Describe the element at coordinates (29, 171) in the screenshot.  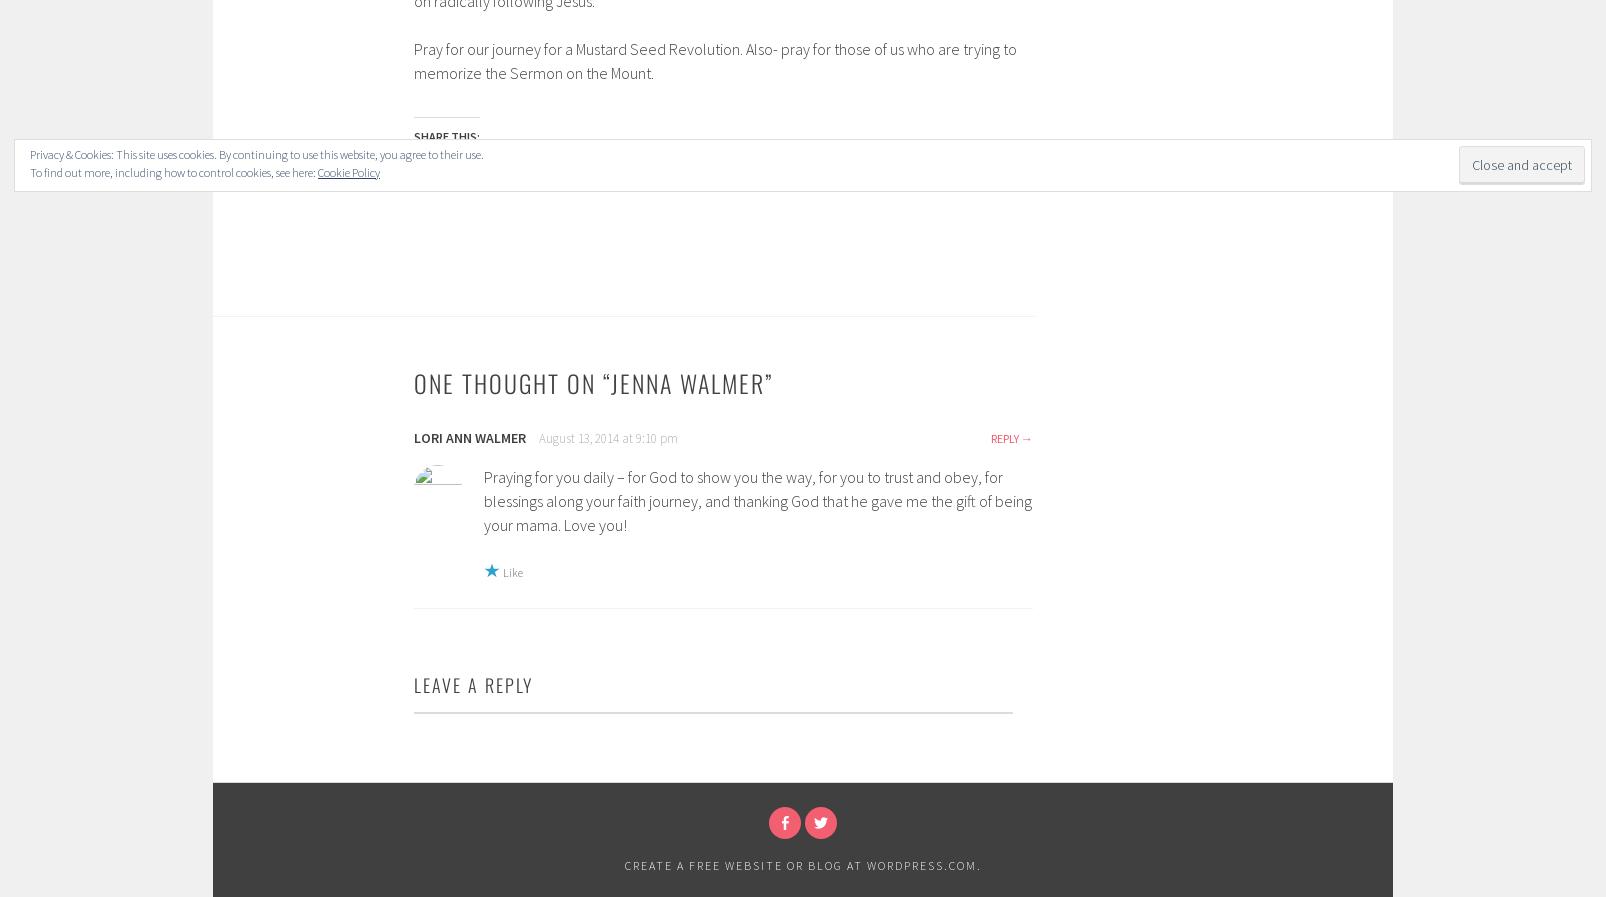
I see `'To find out more, including how to control cookies, see here:'` at that location.